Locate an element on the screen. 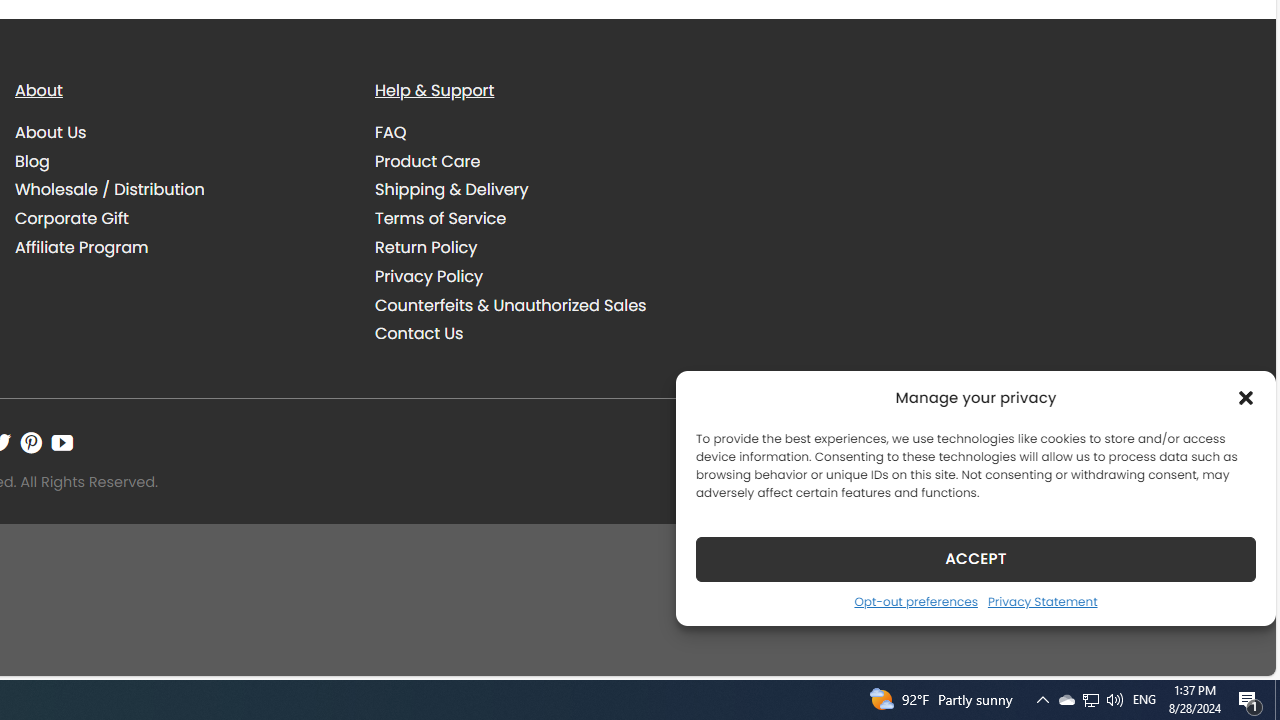  'Wholesale / Distribution' is located at coordinates (180, 190).